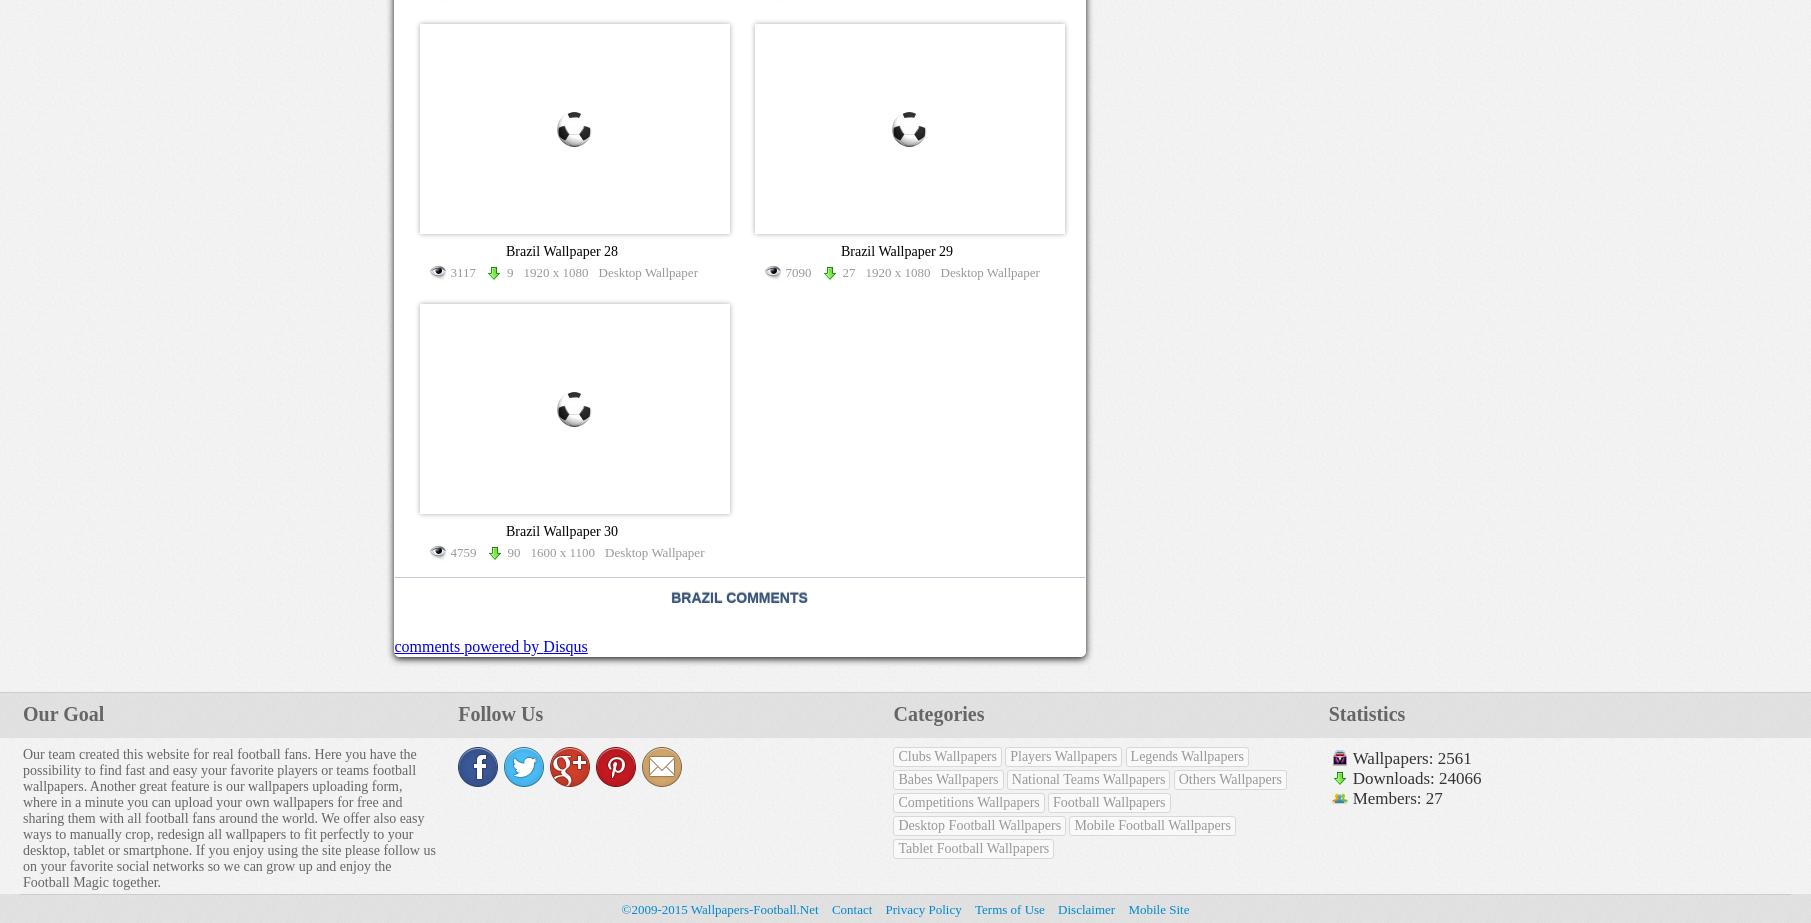  Describe the element at coordinates (1229, 778) in the screenshot. I see `'Others Wallpapers'` at that location.